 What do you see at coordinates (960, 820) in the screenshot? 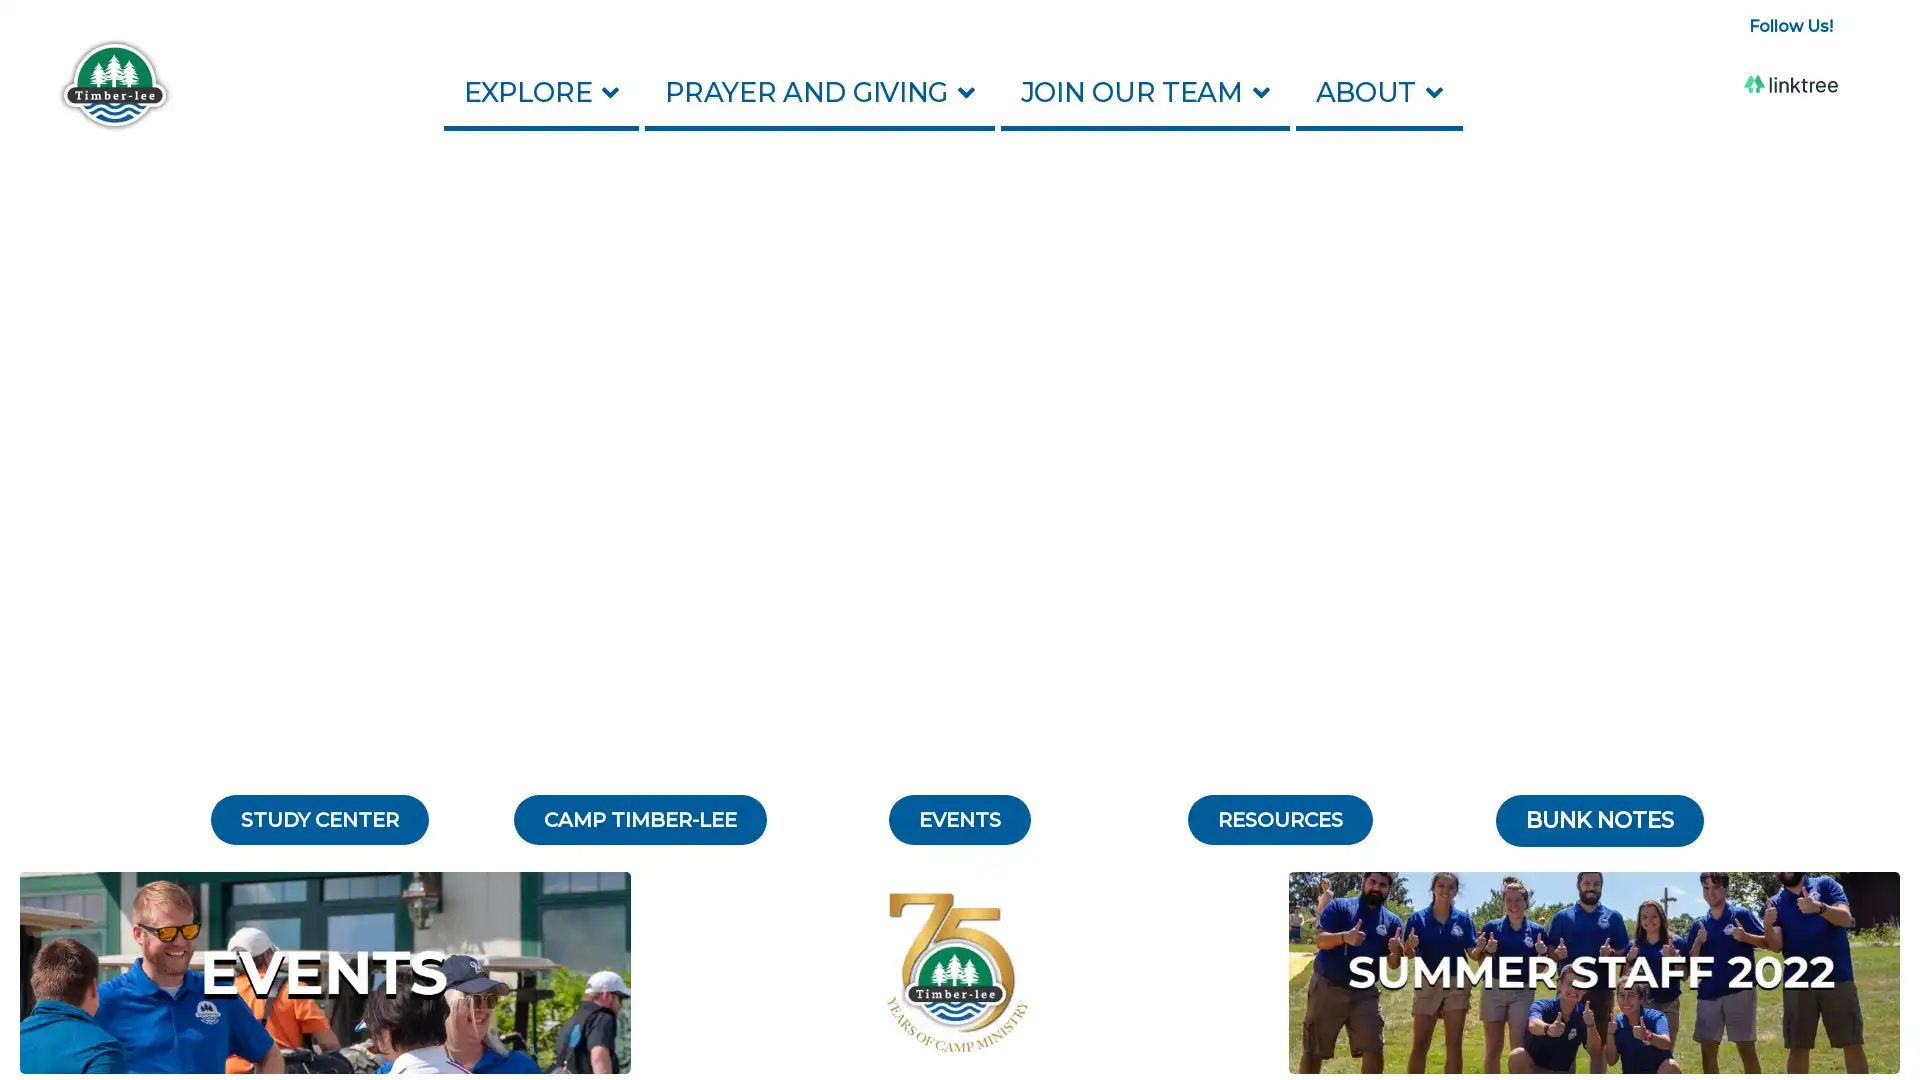
I see `EVENTS` at bounding box center [960, 820].